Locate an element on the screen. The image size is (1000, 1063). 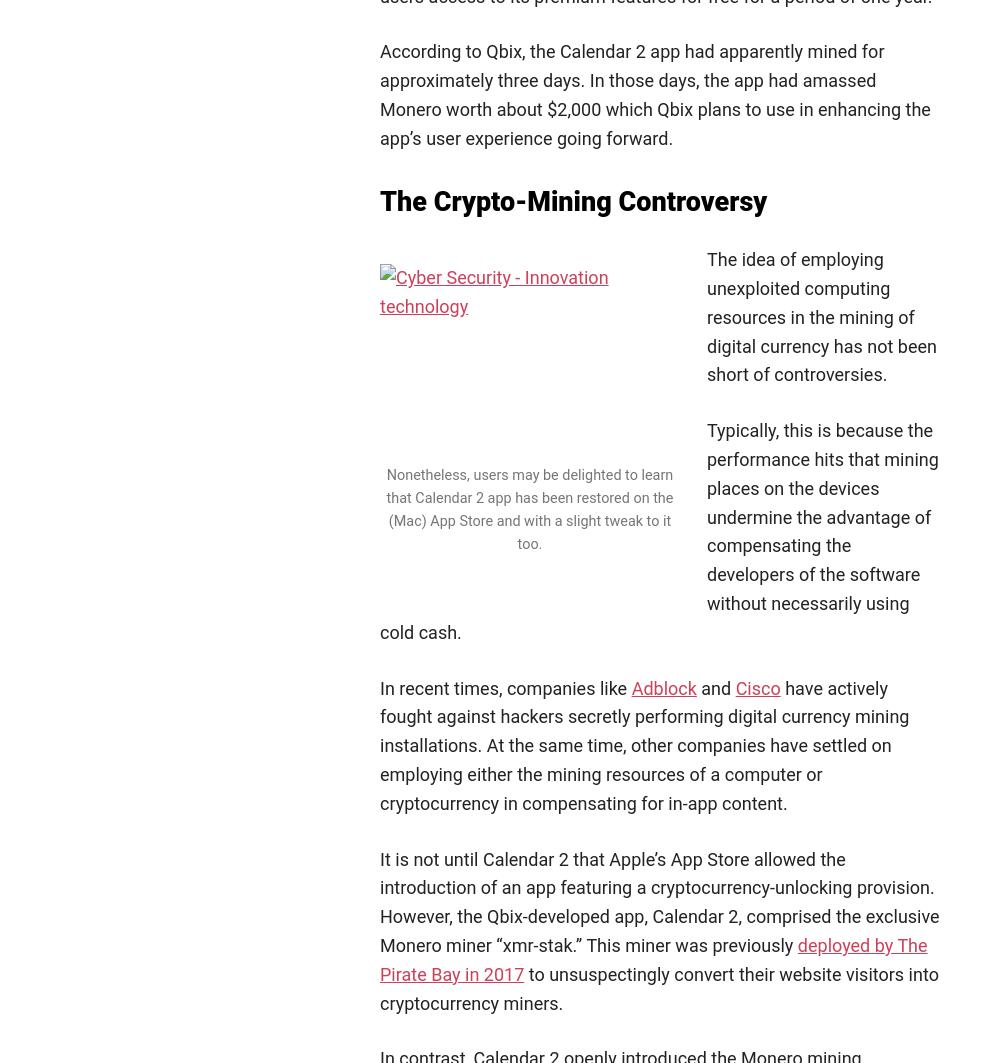
'deployed by The Pirate Bay in 2017' is located at coordinates (653, 958).